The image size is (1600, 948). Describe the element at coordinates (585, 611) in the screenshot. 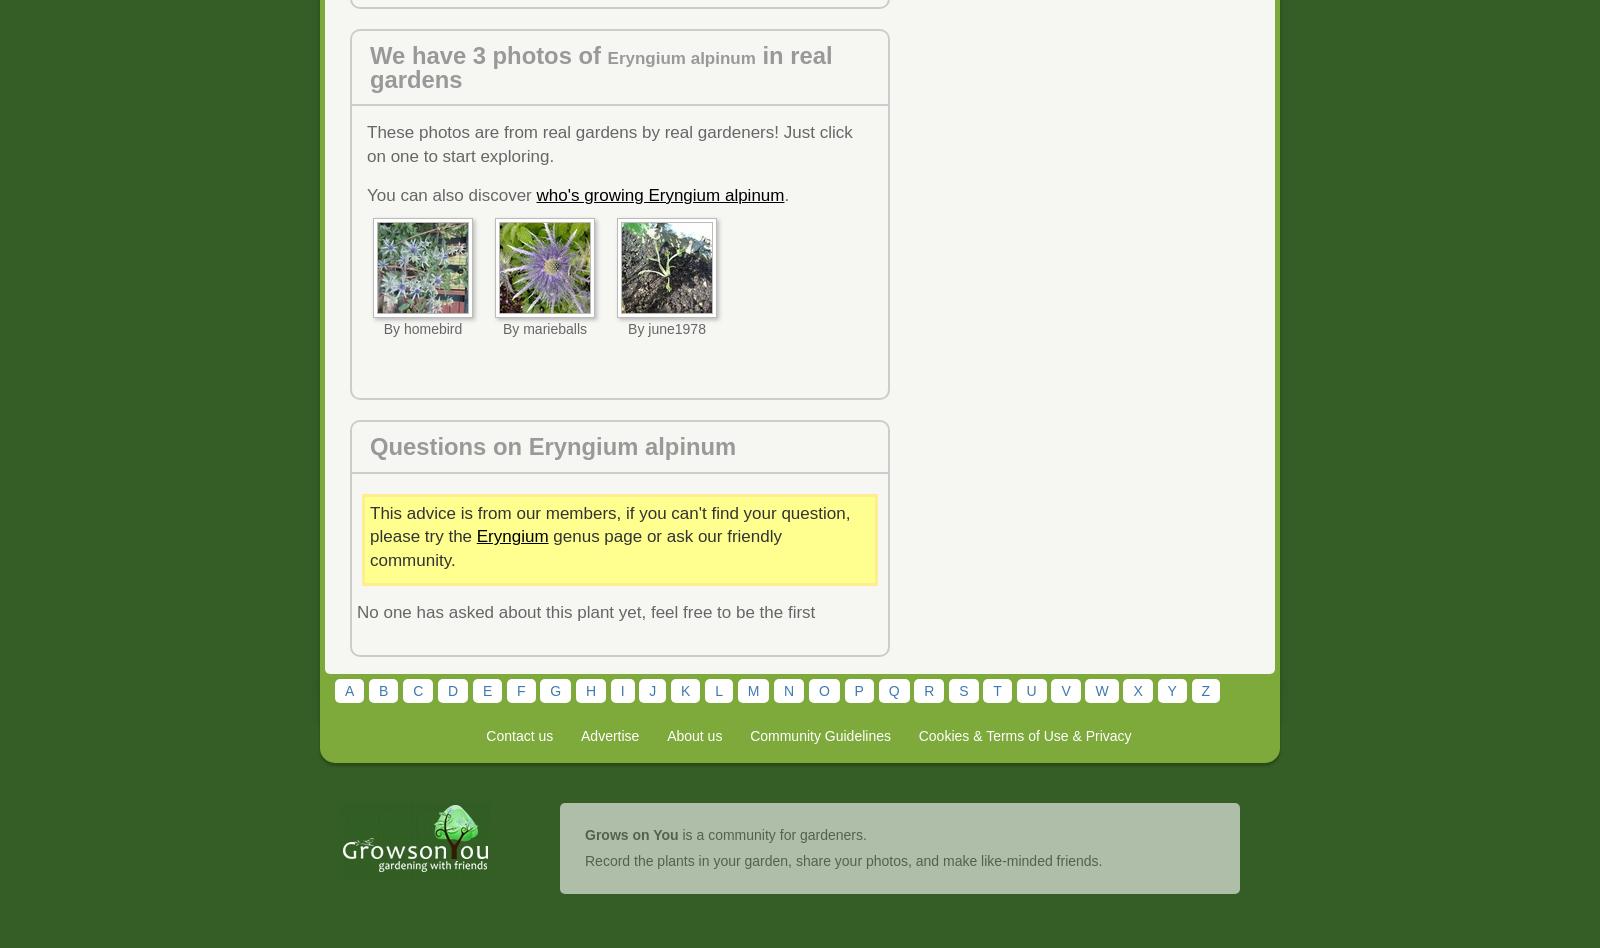

I see `'No one has asked about this plant yet, feel free to be the first'` at that location.